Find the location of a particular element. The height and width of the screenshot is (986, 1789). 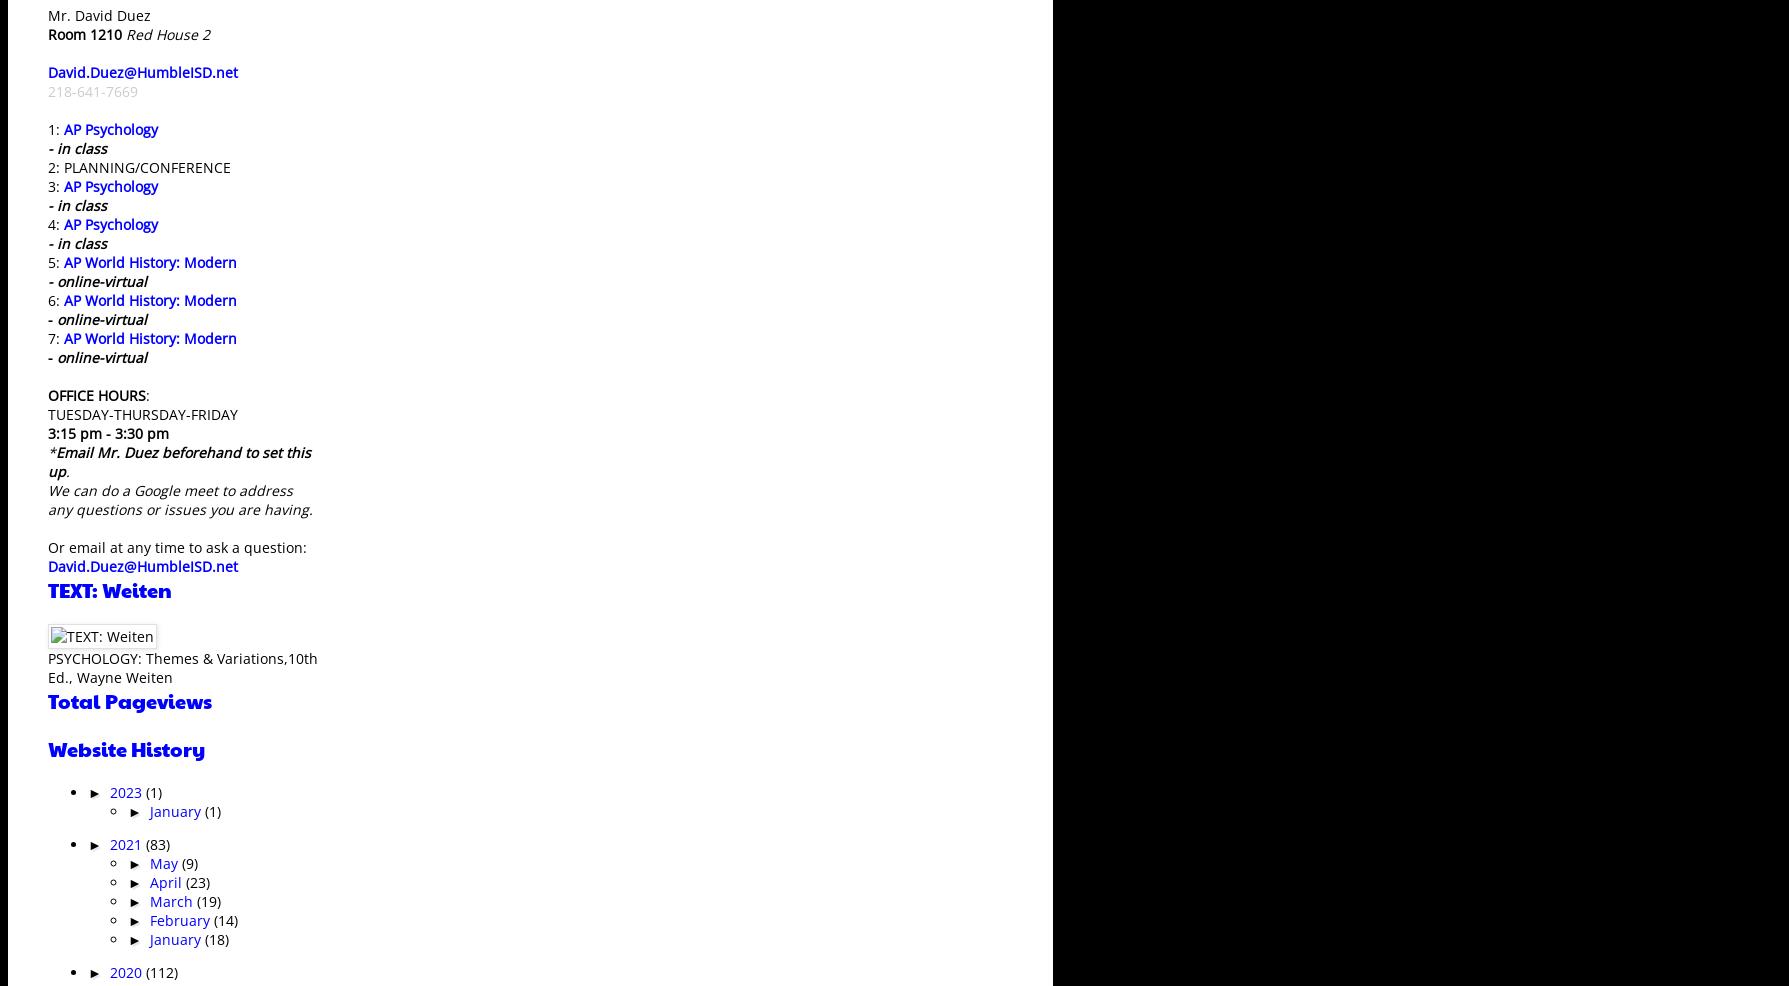

'1:' is located at coordinates (55, 128).